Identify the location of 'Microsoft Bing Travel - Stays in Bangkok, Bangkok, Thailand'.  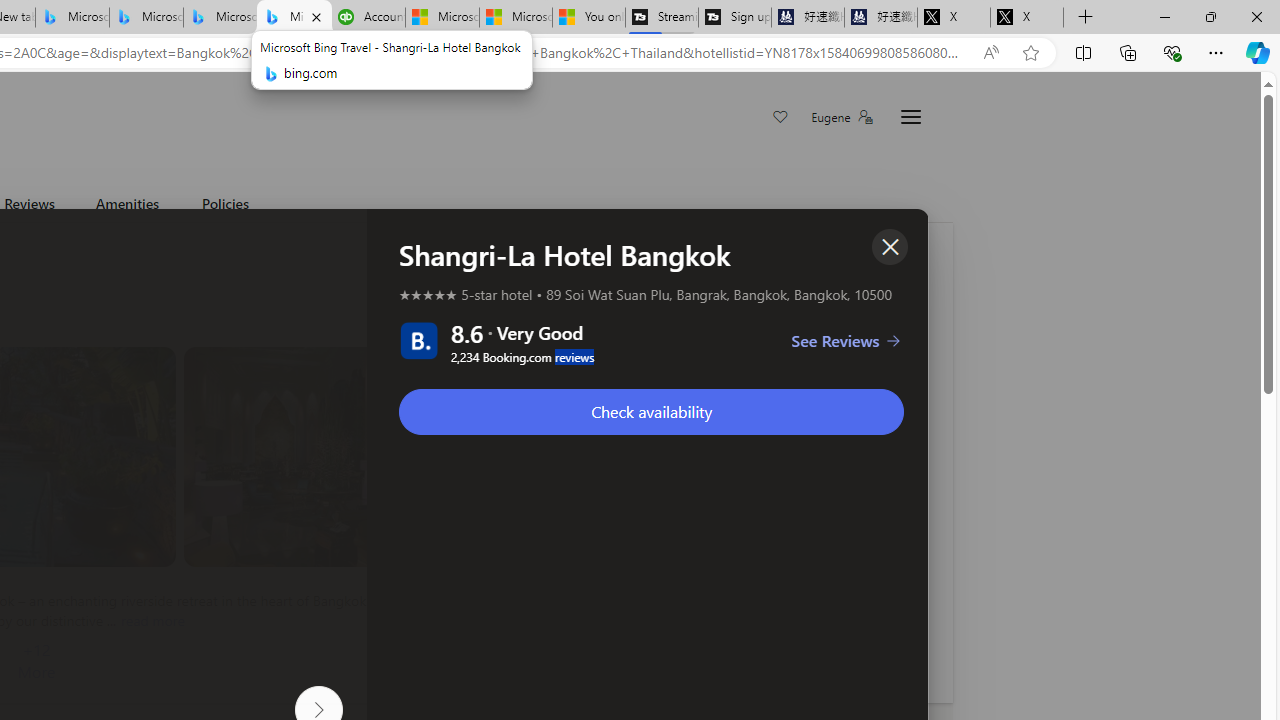
(145, 17).